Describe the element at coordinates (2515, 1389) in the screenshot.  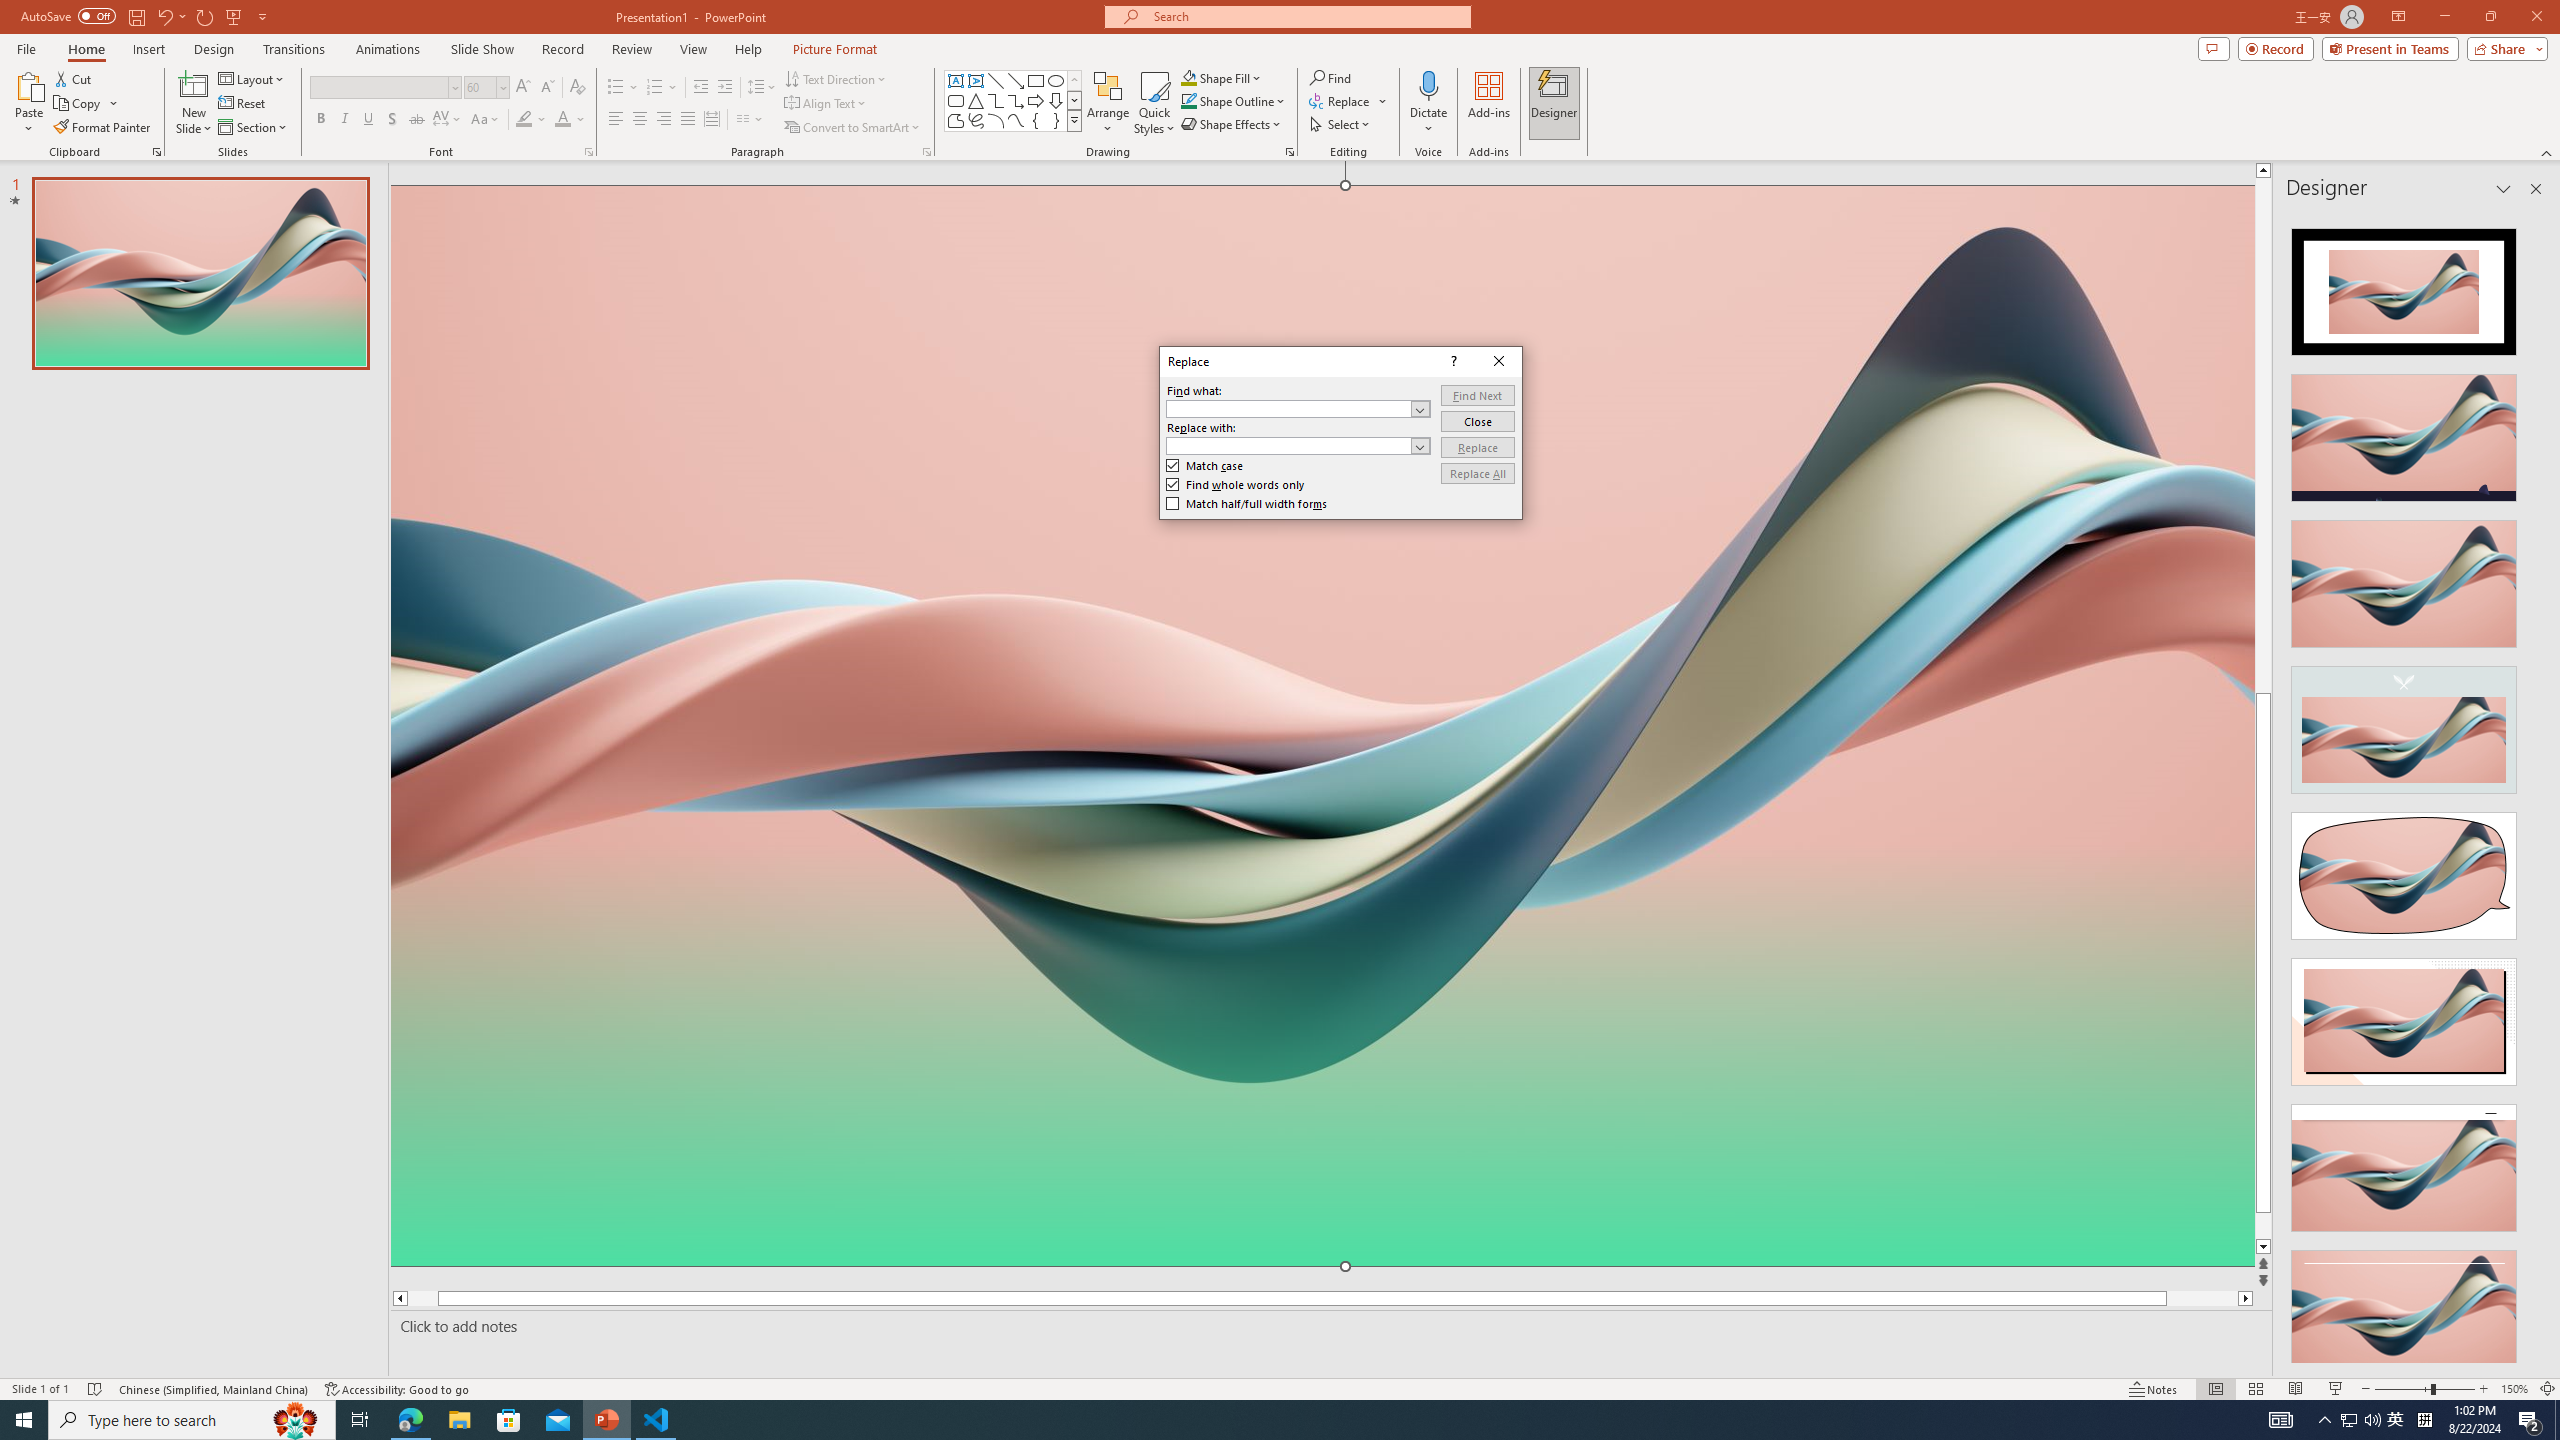
I see `'Zoom 150%'` at that location.